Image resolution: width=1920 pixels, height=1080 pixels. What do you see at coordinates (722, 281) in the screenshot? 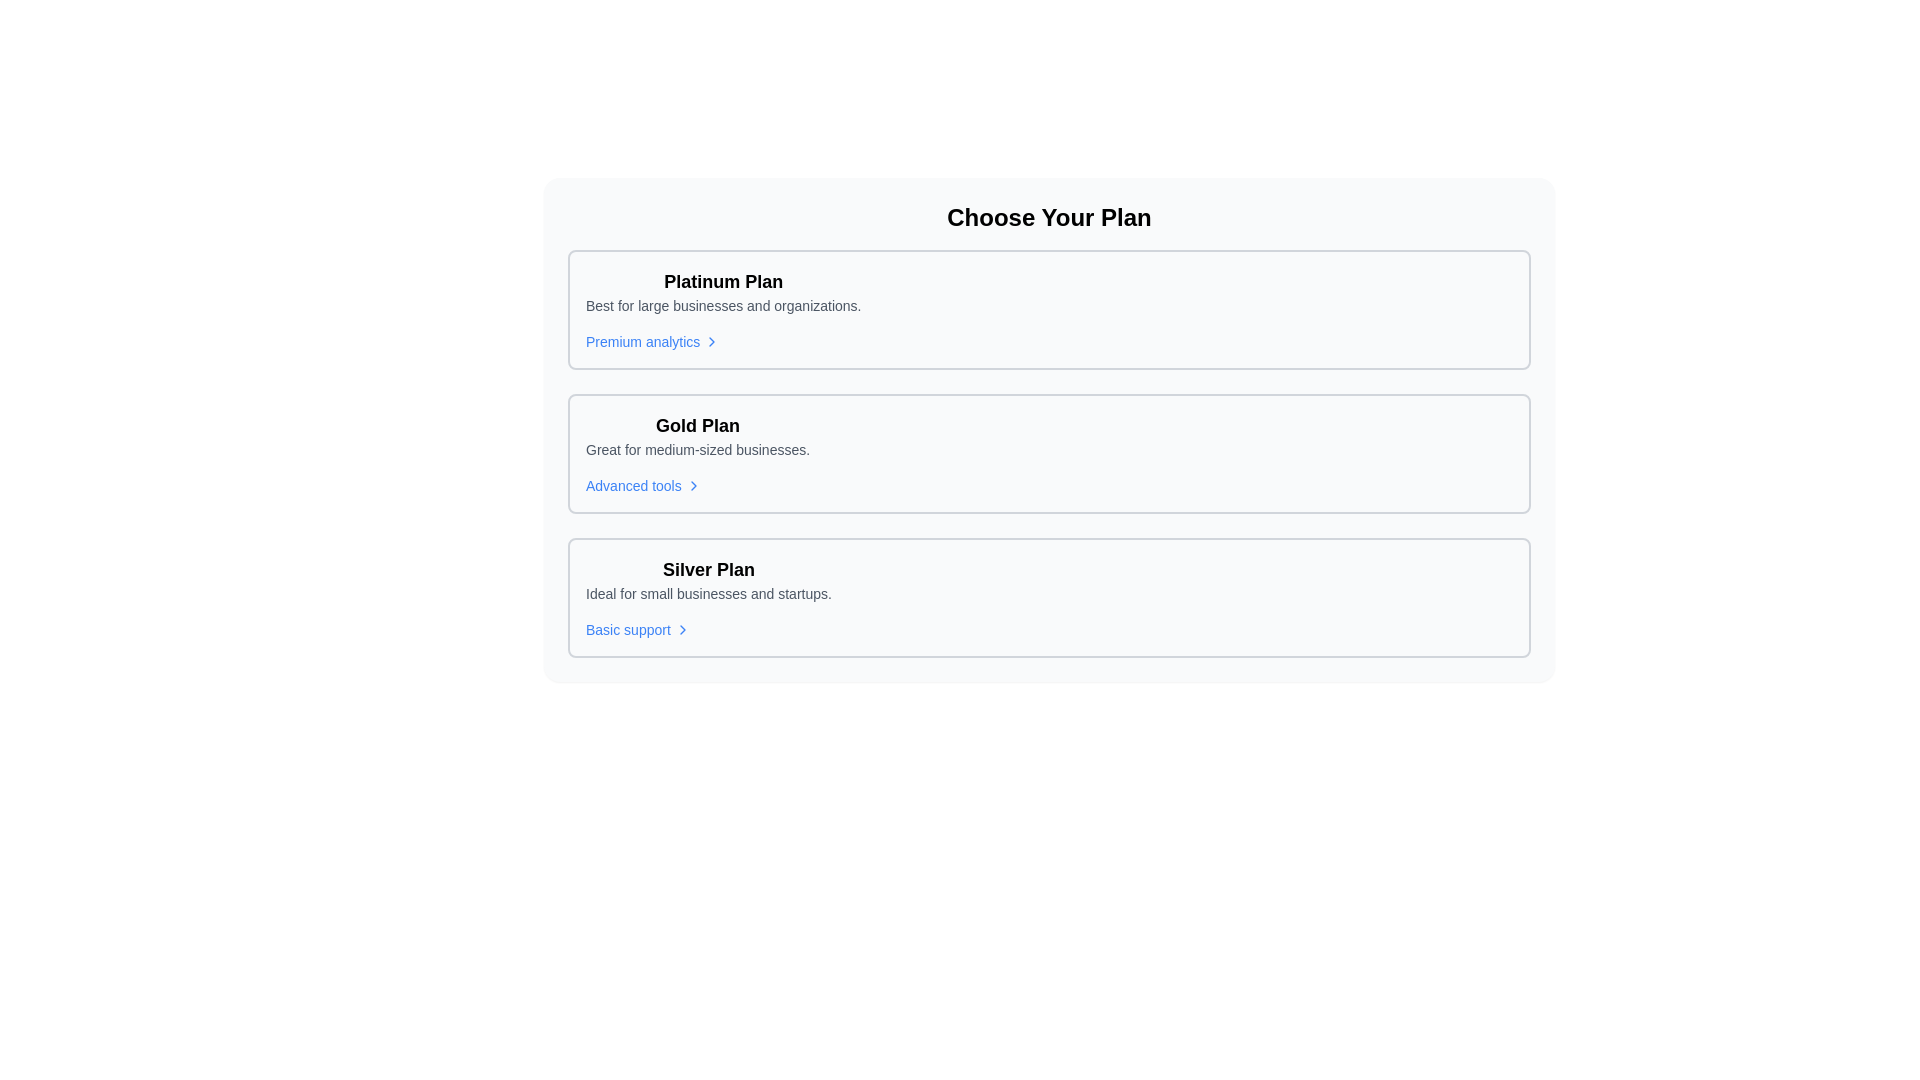
I see `the text label that serves as the title for the Platinum Plan subscription option, located in the top-left corner of the box outlining the Platinum Plan` at bounding box center [722, 281].